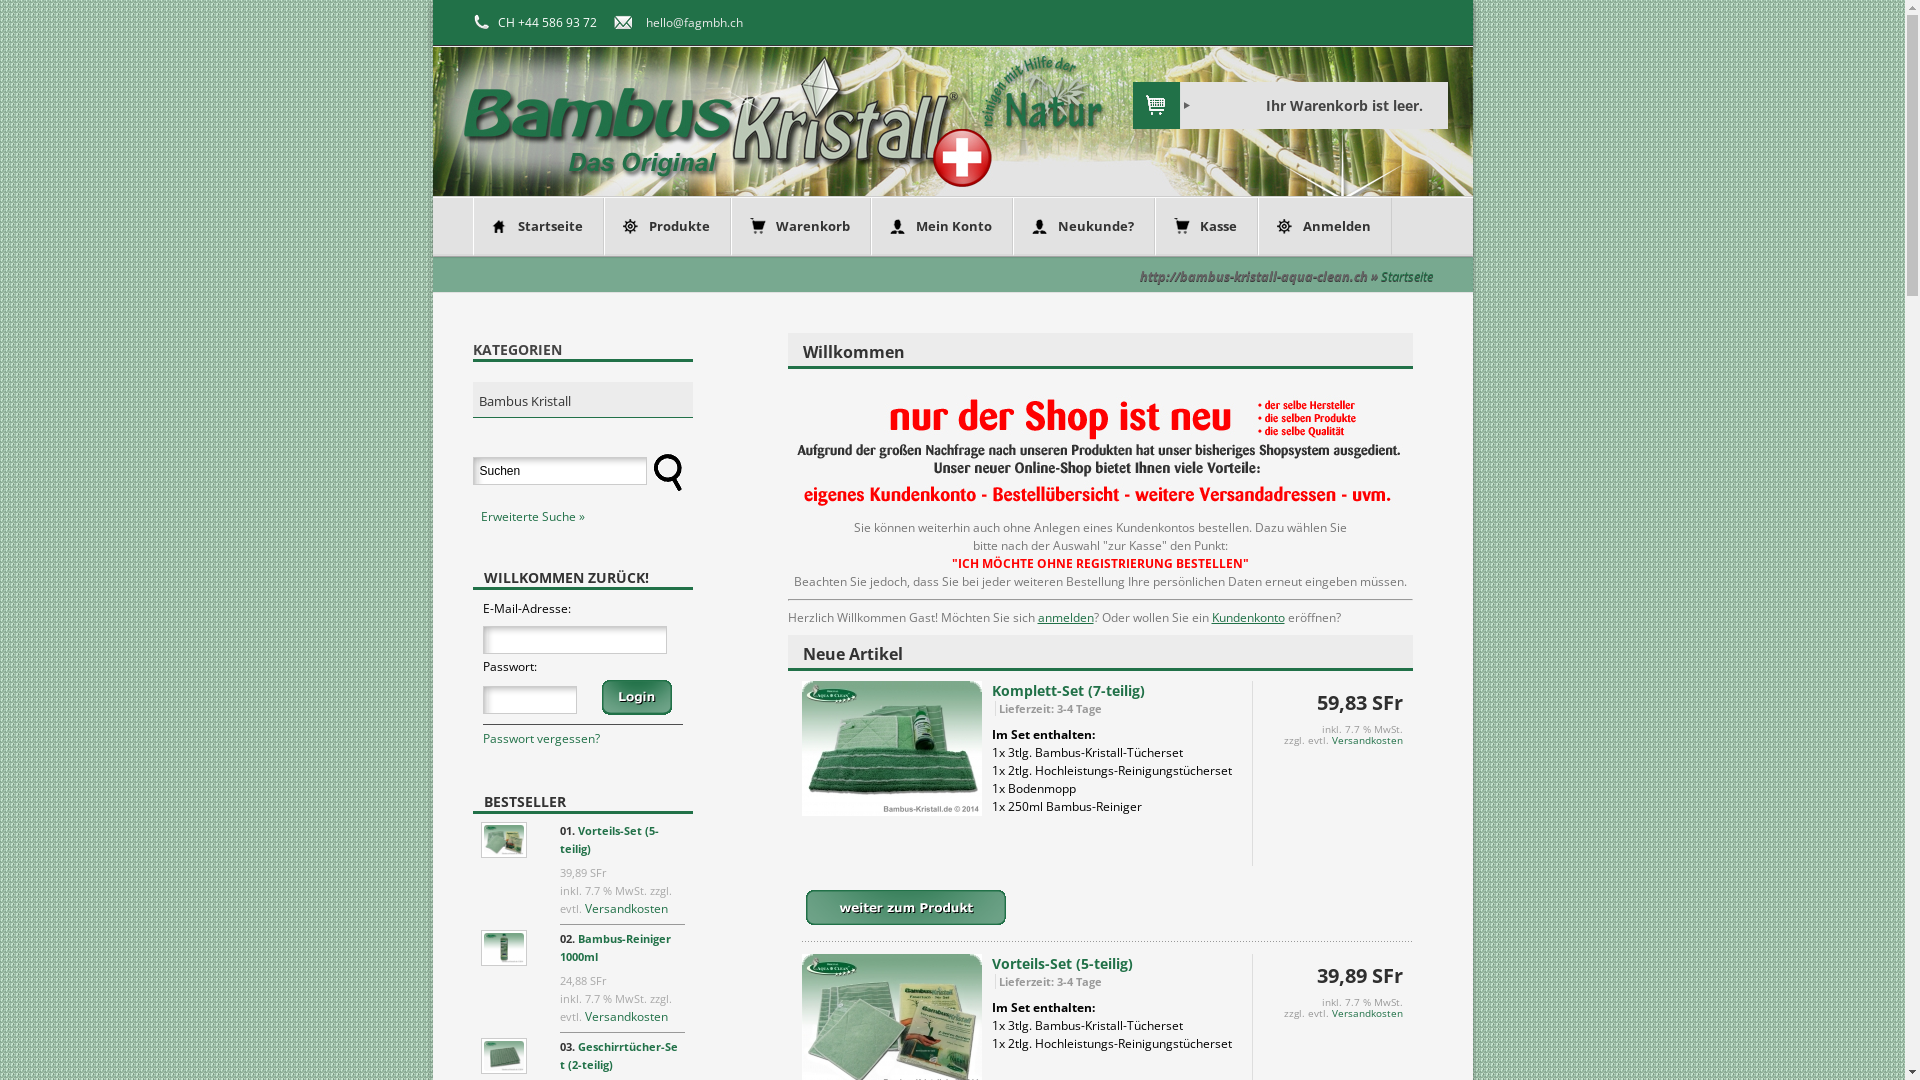 The height and width of the screenshot is (1080, 1920). What do you see at coordinates (678, 225) in the screenshot?
I see `'Produkte'` at bounding box center [678, 225].